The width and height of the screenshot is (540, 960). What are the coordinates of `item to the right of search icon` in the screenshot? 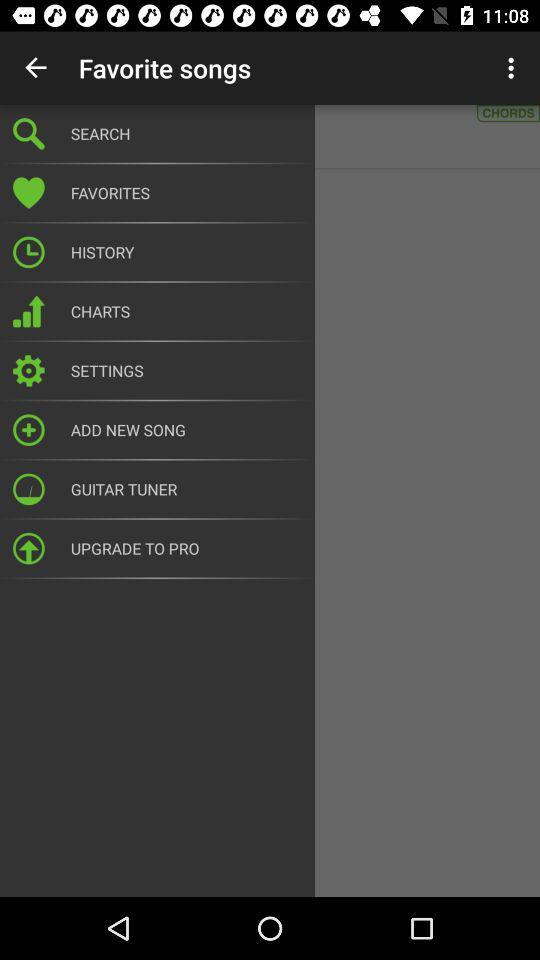 It's located at (513, 68).